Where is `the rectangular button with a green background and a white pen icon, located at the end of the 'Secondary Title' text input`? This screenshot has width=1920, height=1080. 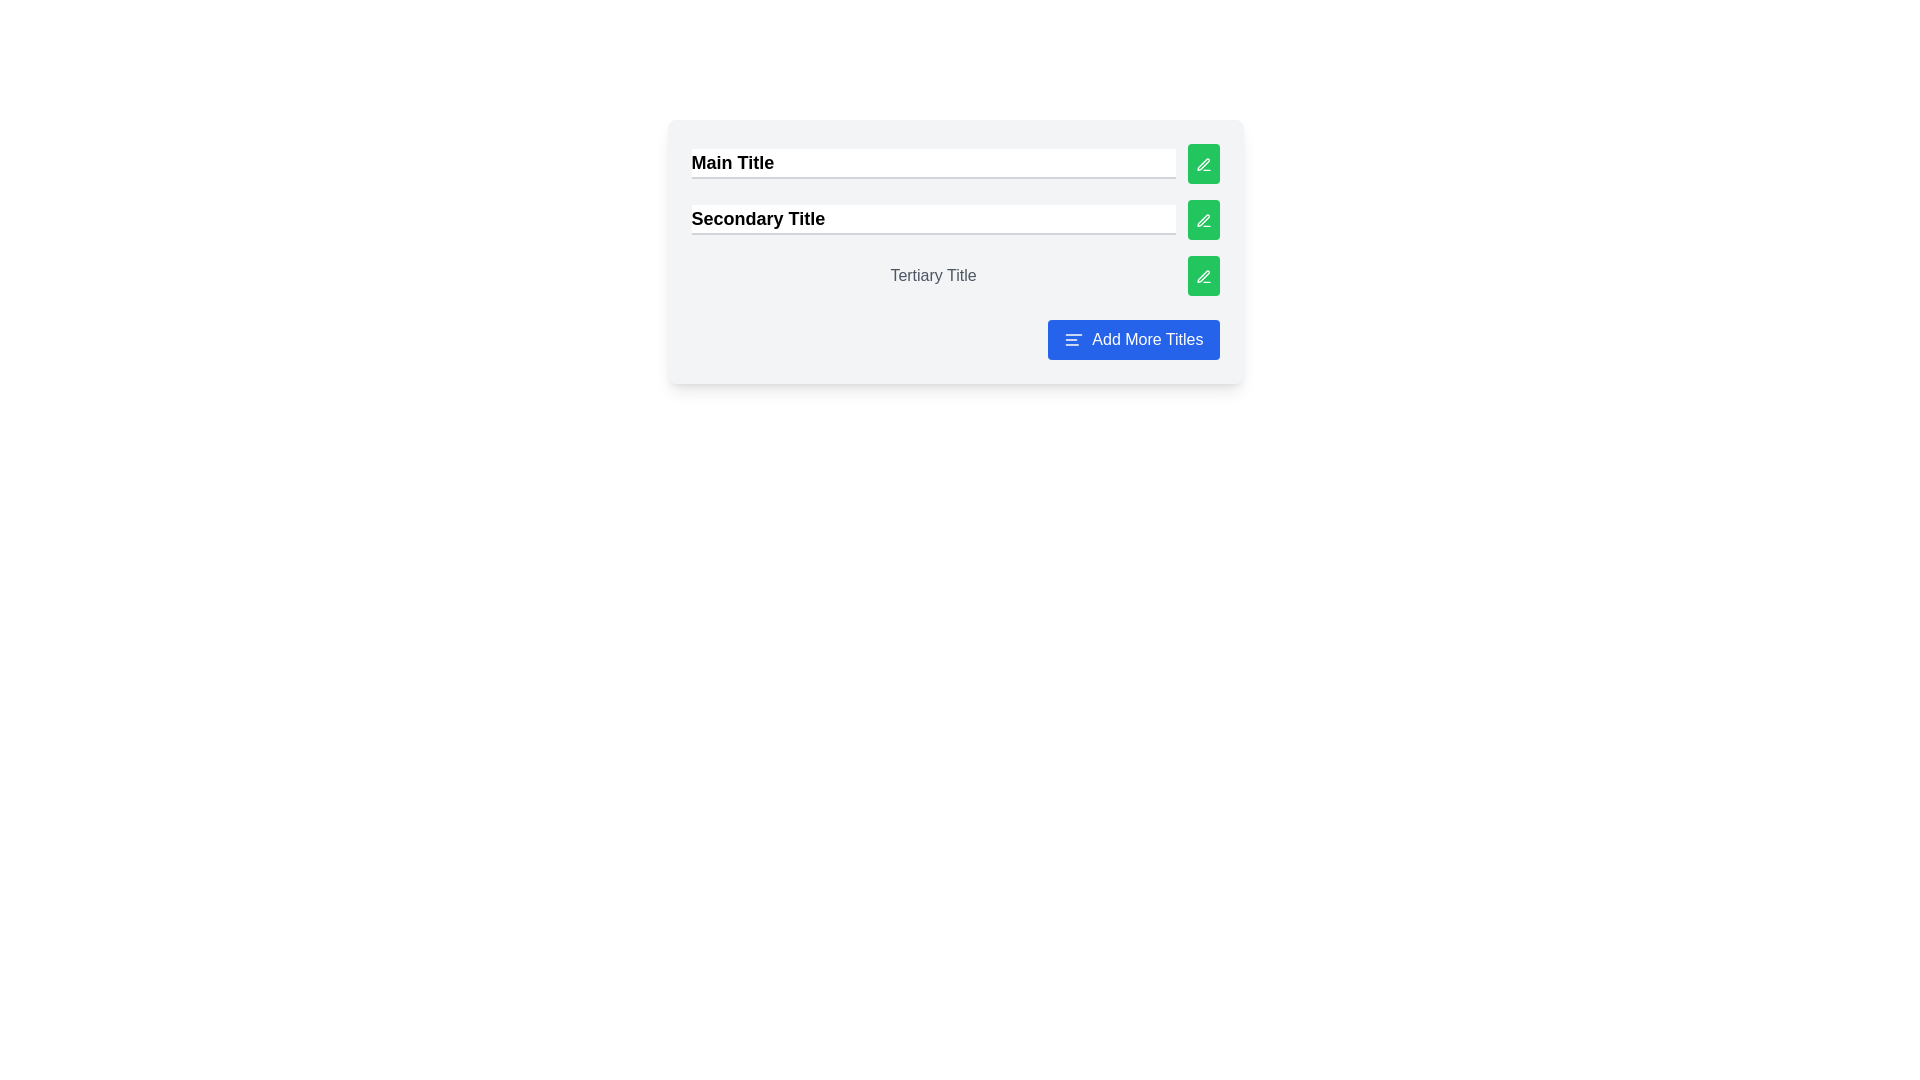
the rectangular button with a green background and a white pen icon, located at the end of the 'Secondary Title' text input is located at coordinates (1202, 219).